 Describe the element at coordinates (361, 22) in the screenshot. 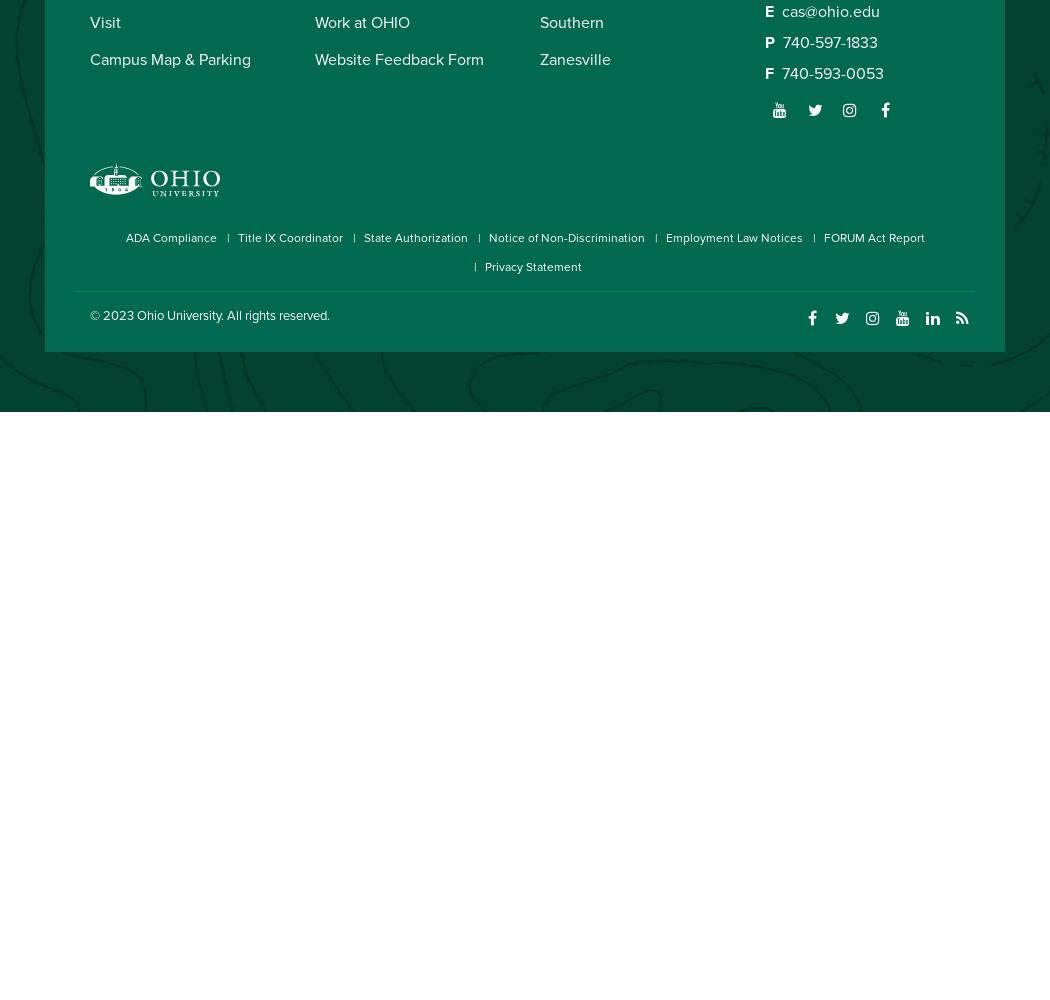

I see `'Work at OHIO'` at that location.